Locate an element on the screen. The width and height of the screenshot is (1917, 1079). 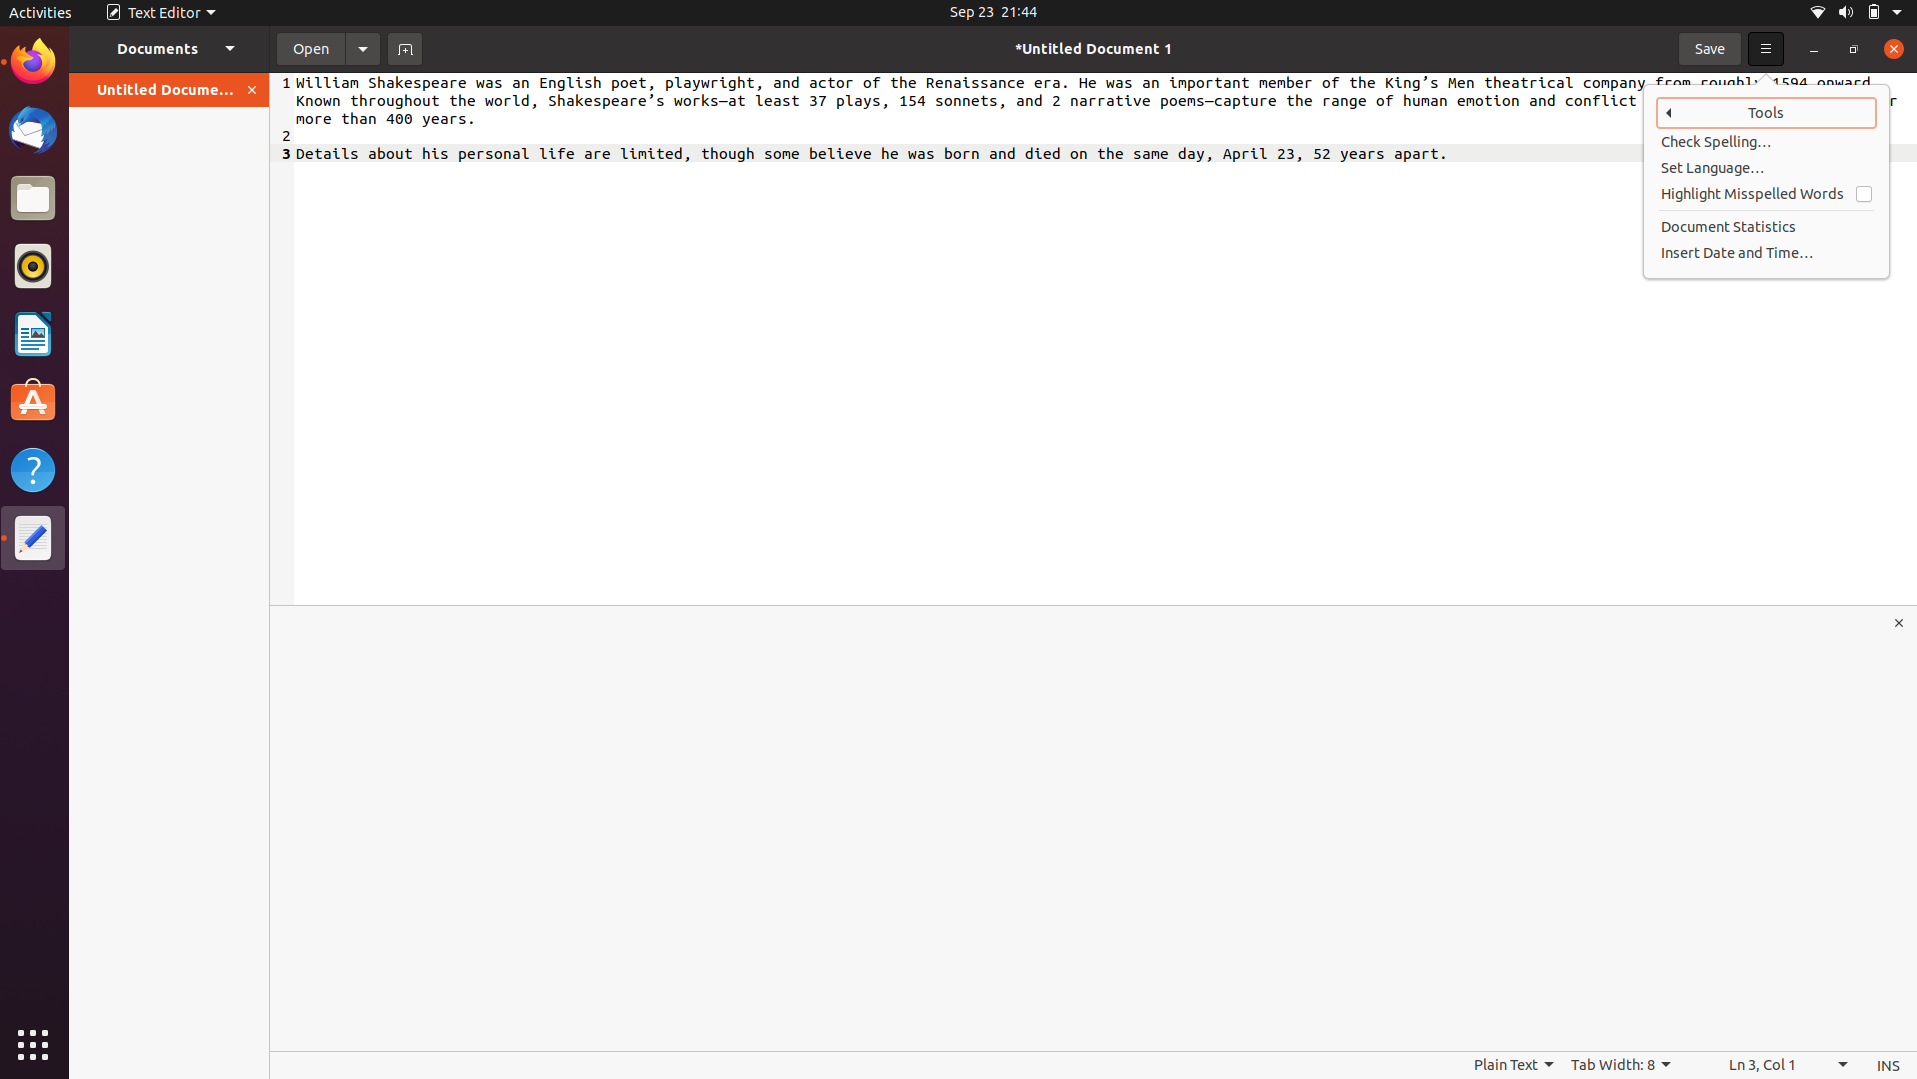
Close document using the orange button on the left panel is located at coordinates (252, 89).